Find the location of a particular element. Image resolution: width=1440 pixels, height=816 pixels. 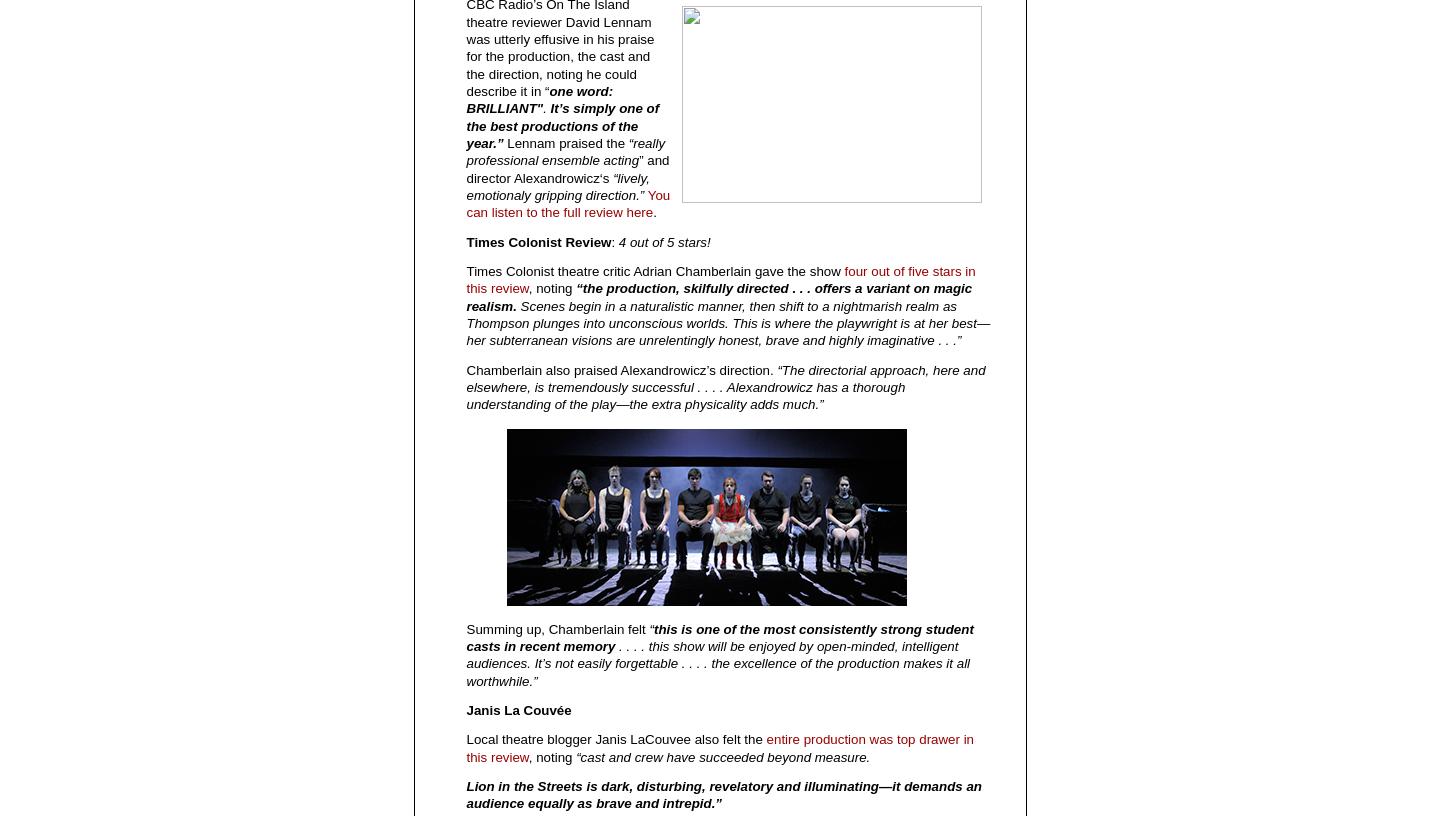

'entire production was top drawer in this review' is located at coordinates (720, 748).